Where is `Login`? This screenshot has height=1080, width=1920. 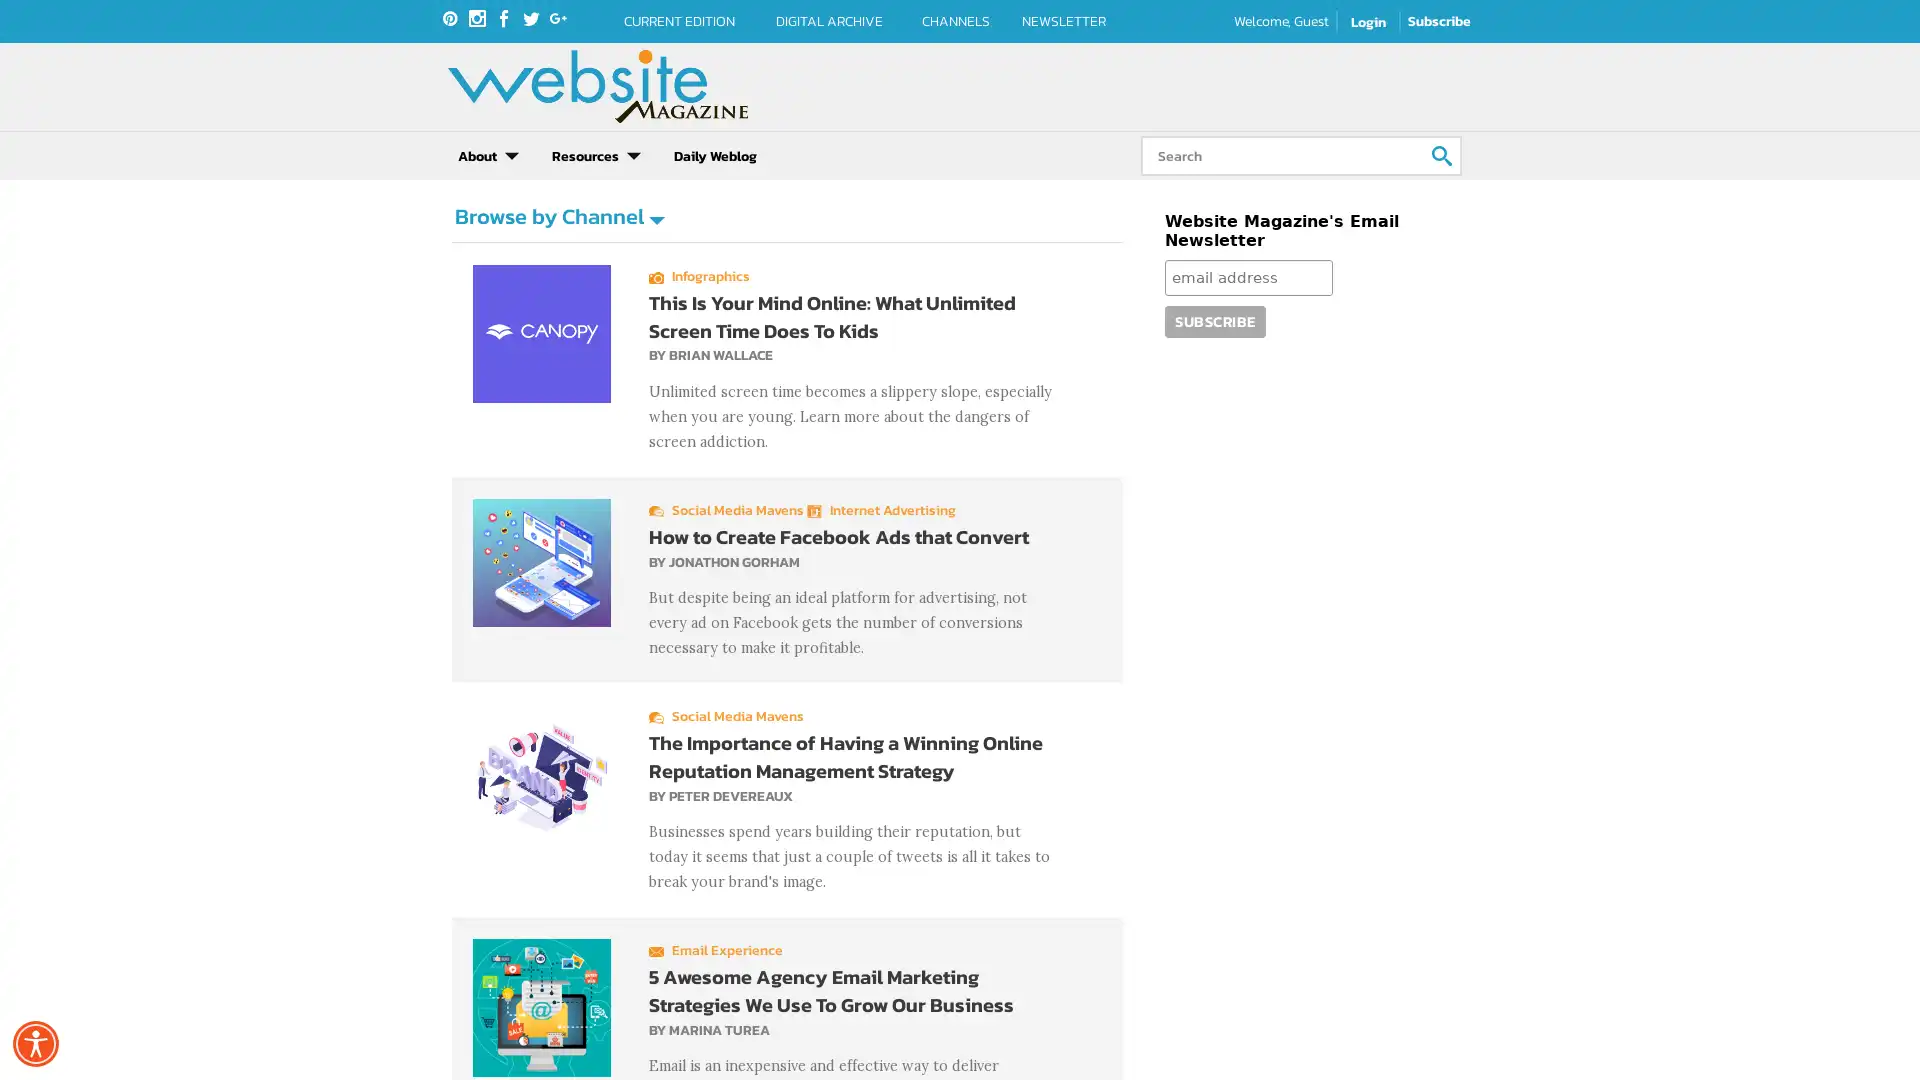
Login is located at coordinates (1367, 22).